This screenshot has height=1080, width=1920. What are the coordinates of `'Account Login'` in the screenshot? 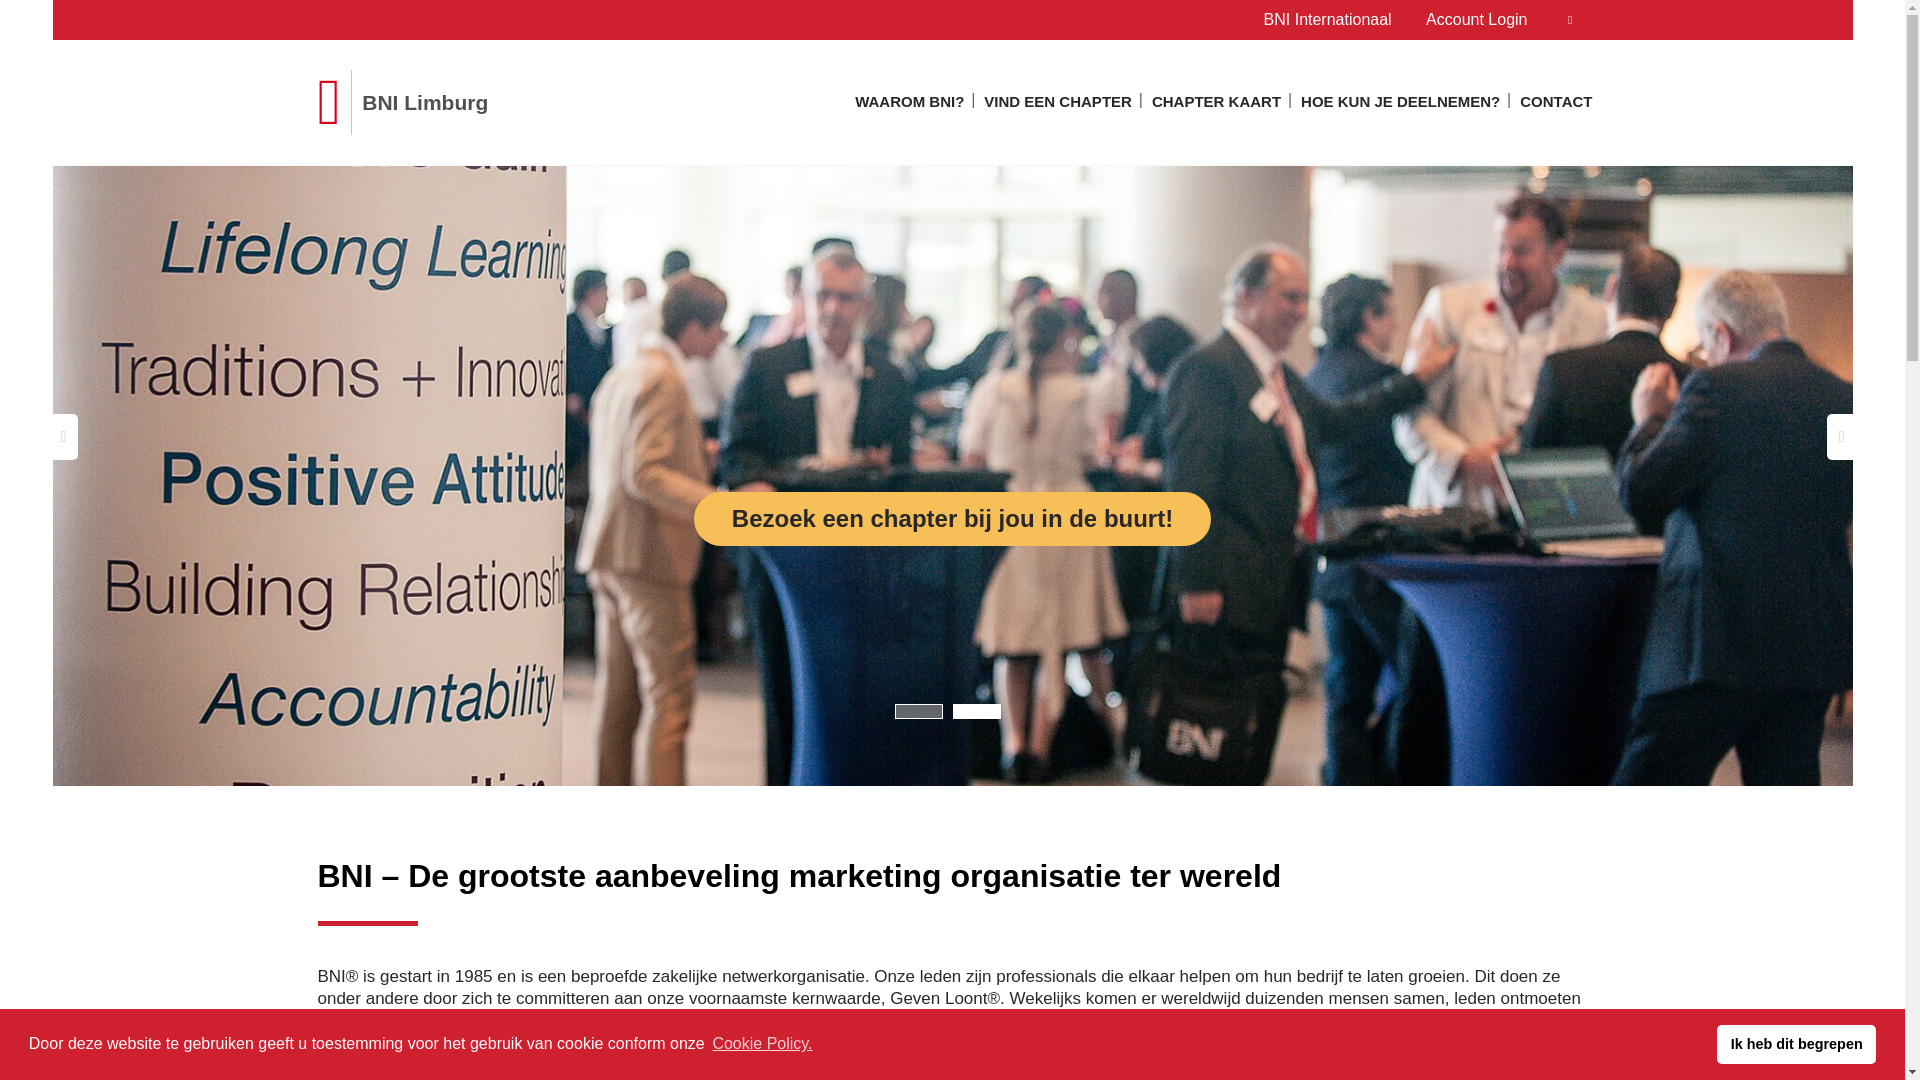 It's located at (1498, 19).